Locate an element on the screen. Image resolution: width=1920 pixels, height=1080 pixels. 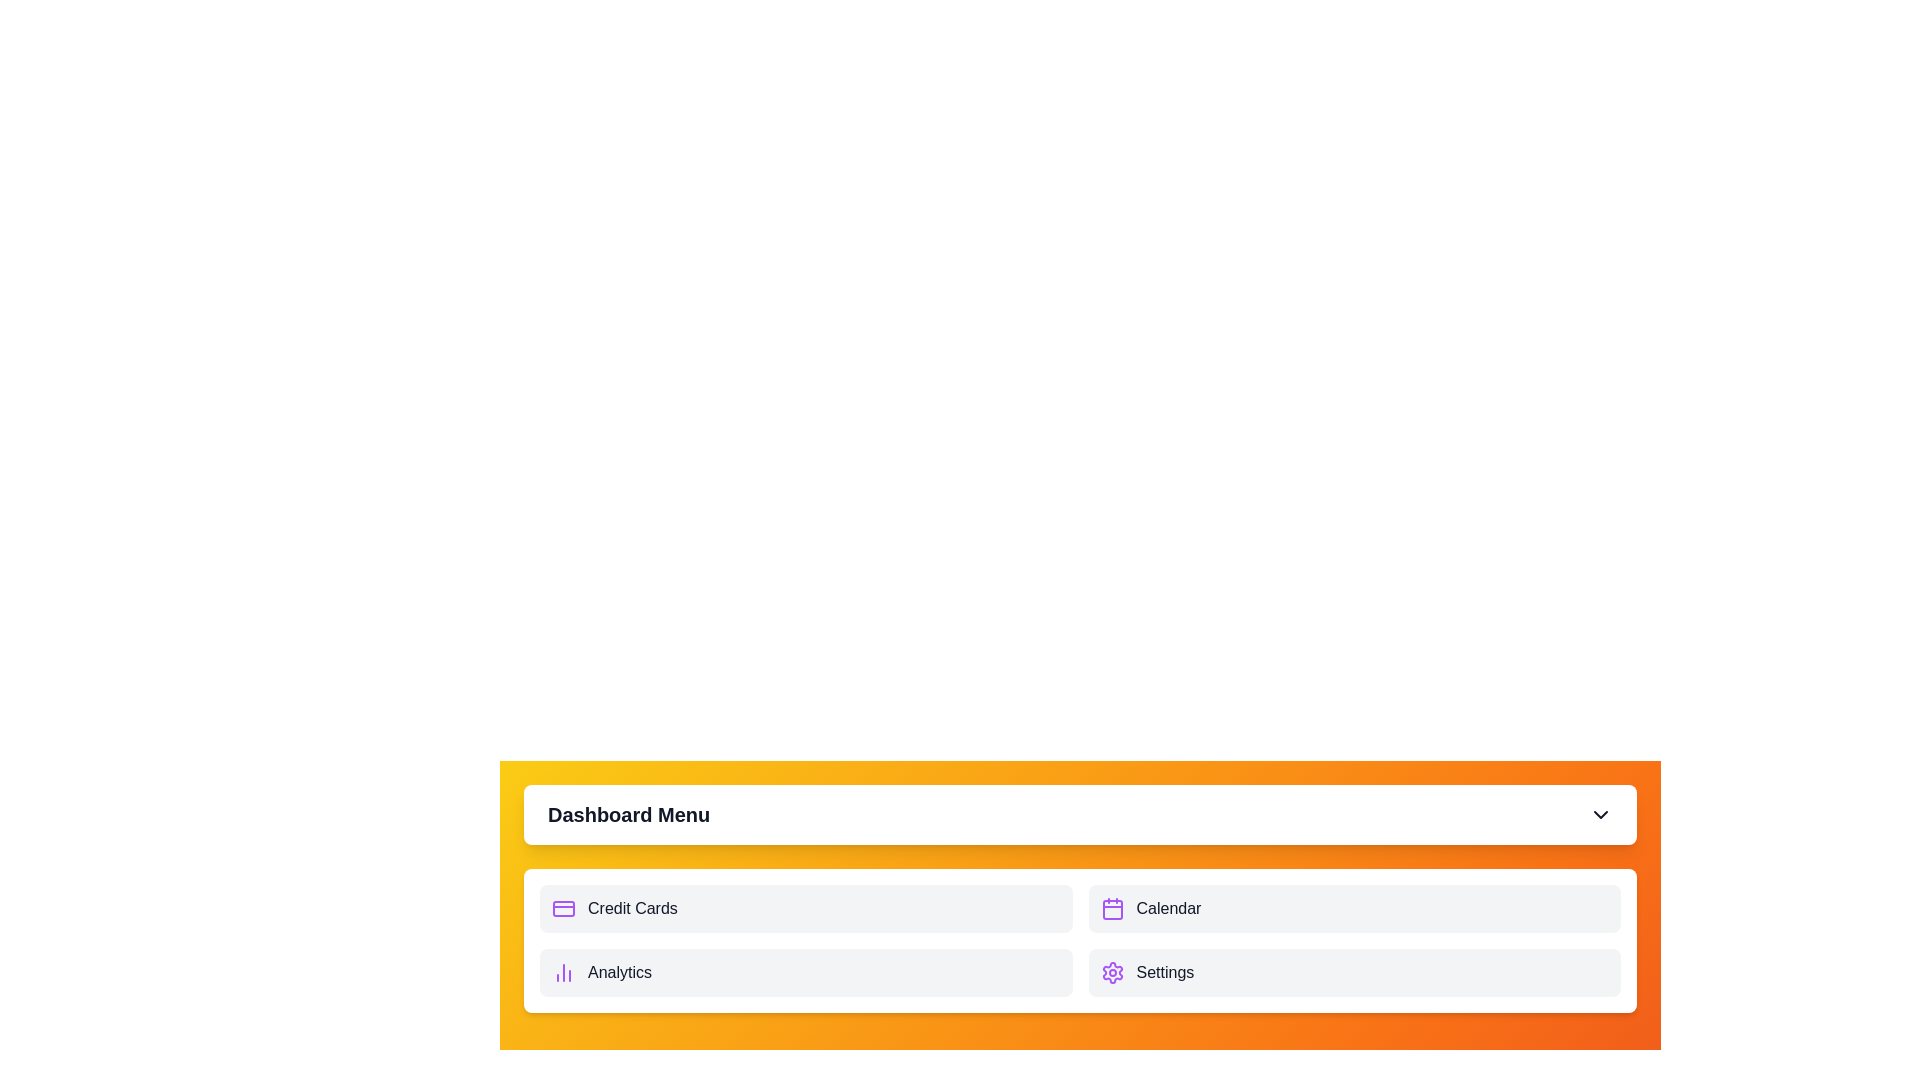
the menu item Settings is located at coordinates (1354, 971).